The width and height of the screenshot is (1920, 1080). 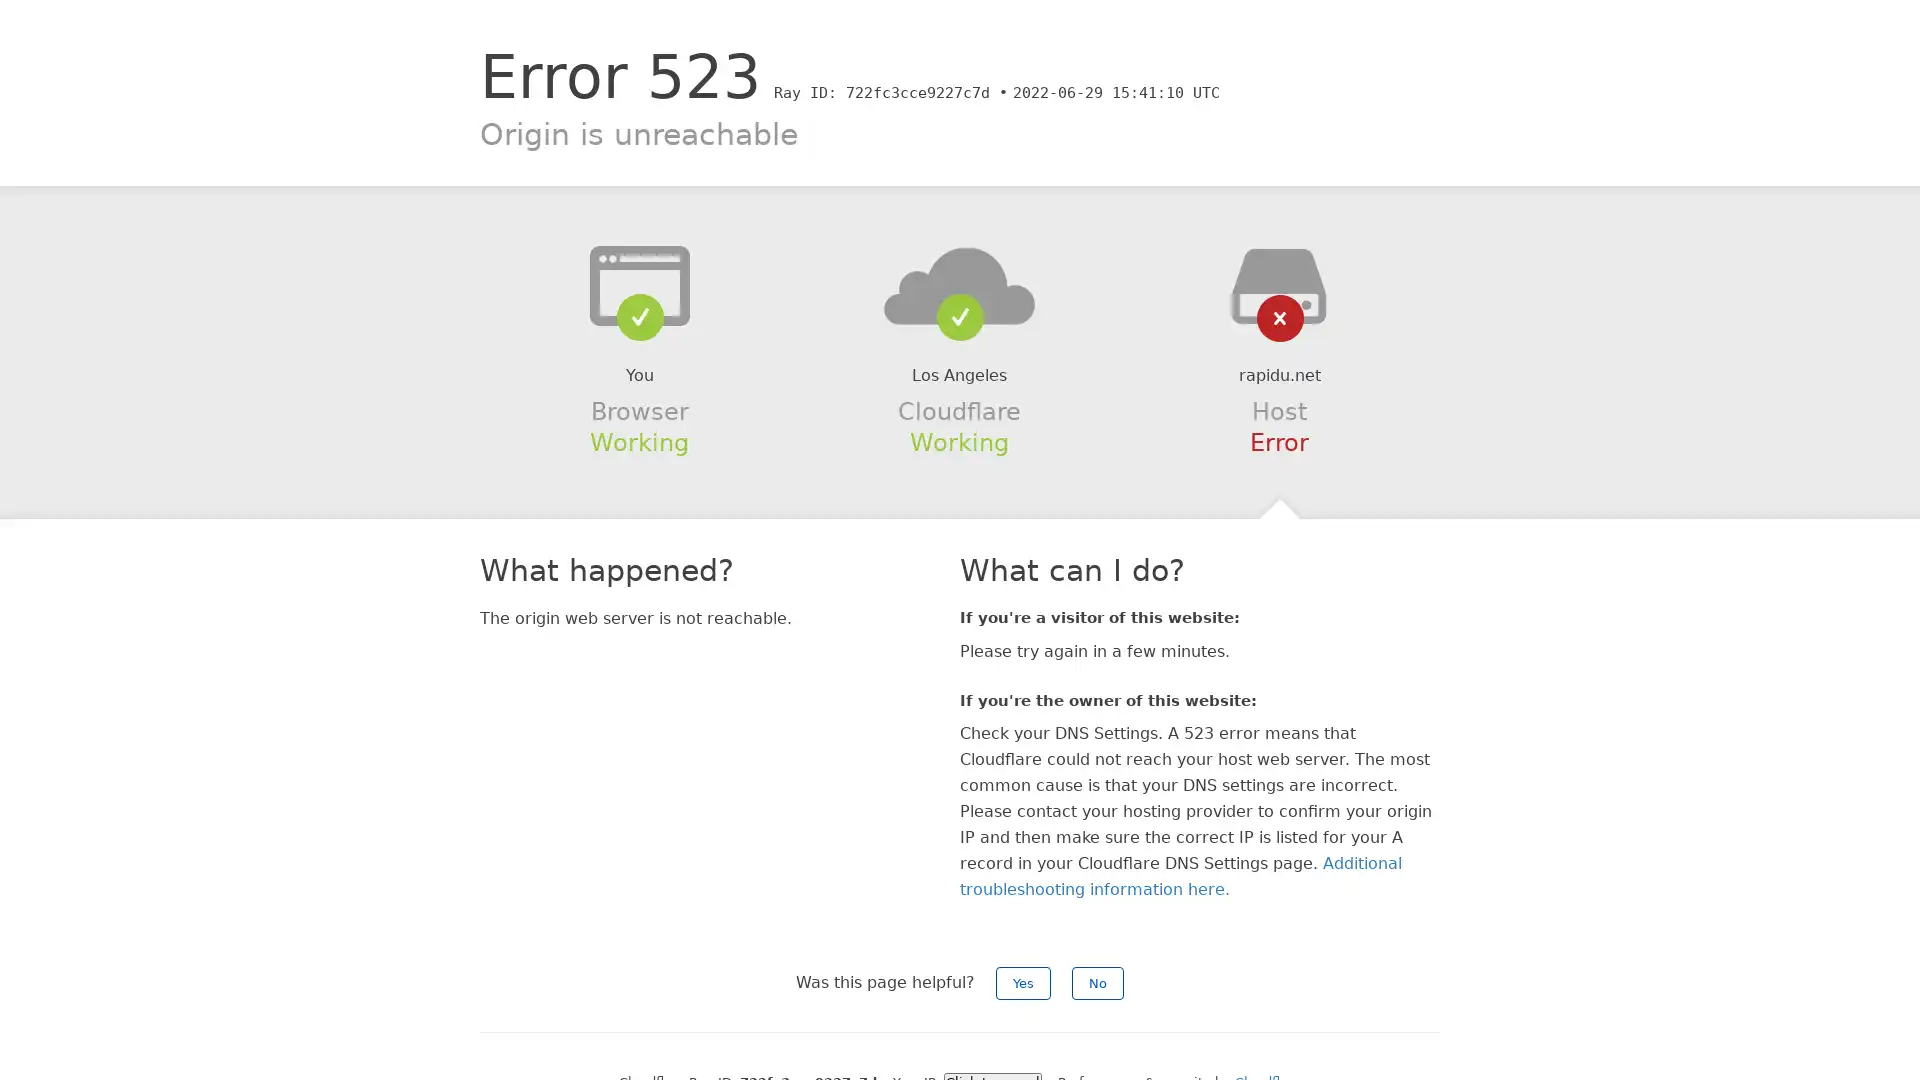 What do you see at coordinates (1097, 982) in the screenshot?
I see `No` at bounding box center [1097, 982].